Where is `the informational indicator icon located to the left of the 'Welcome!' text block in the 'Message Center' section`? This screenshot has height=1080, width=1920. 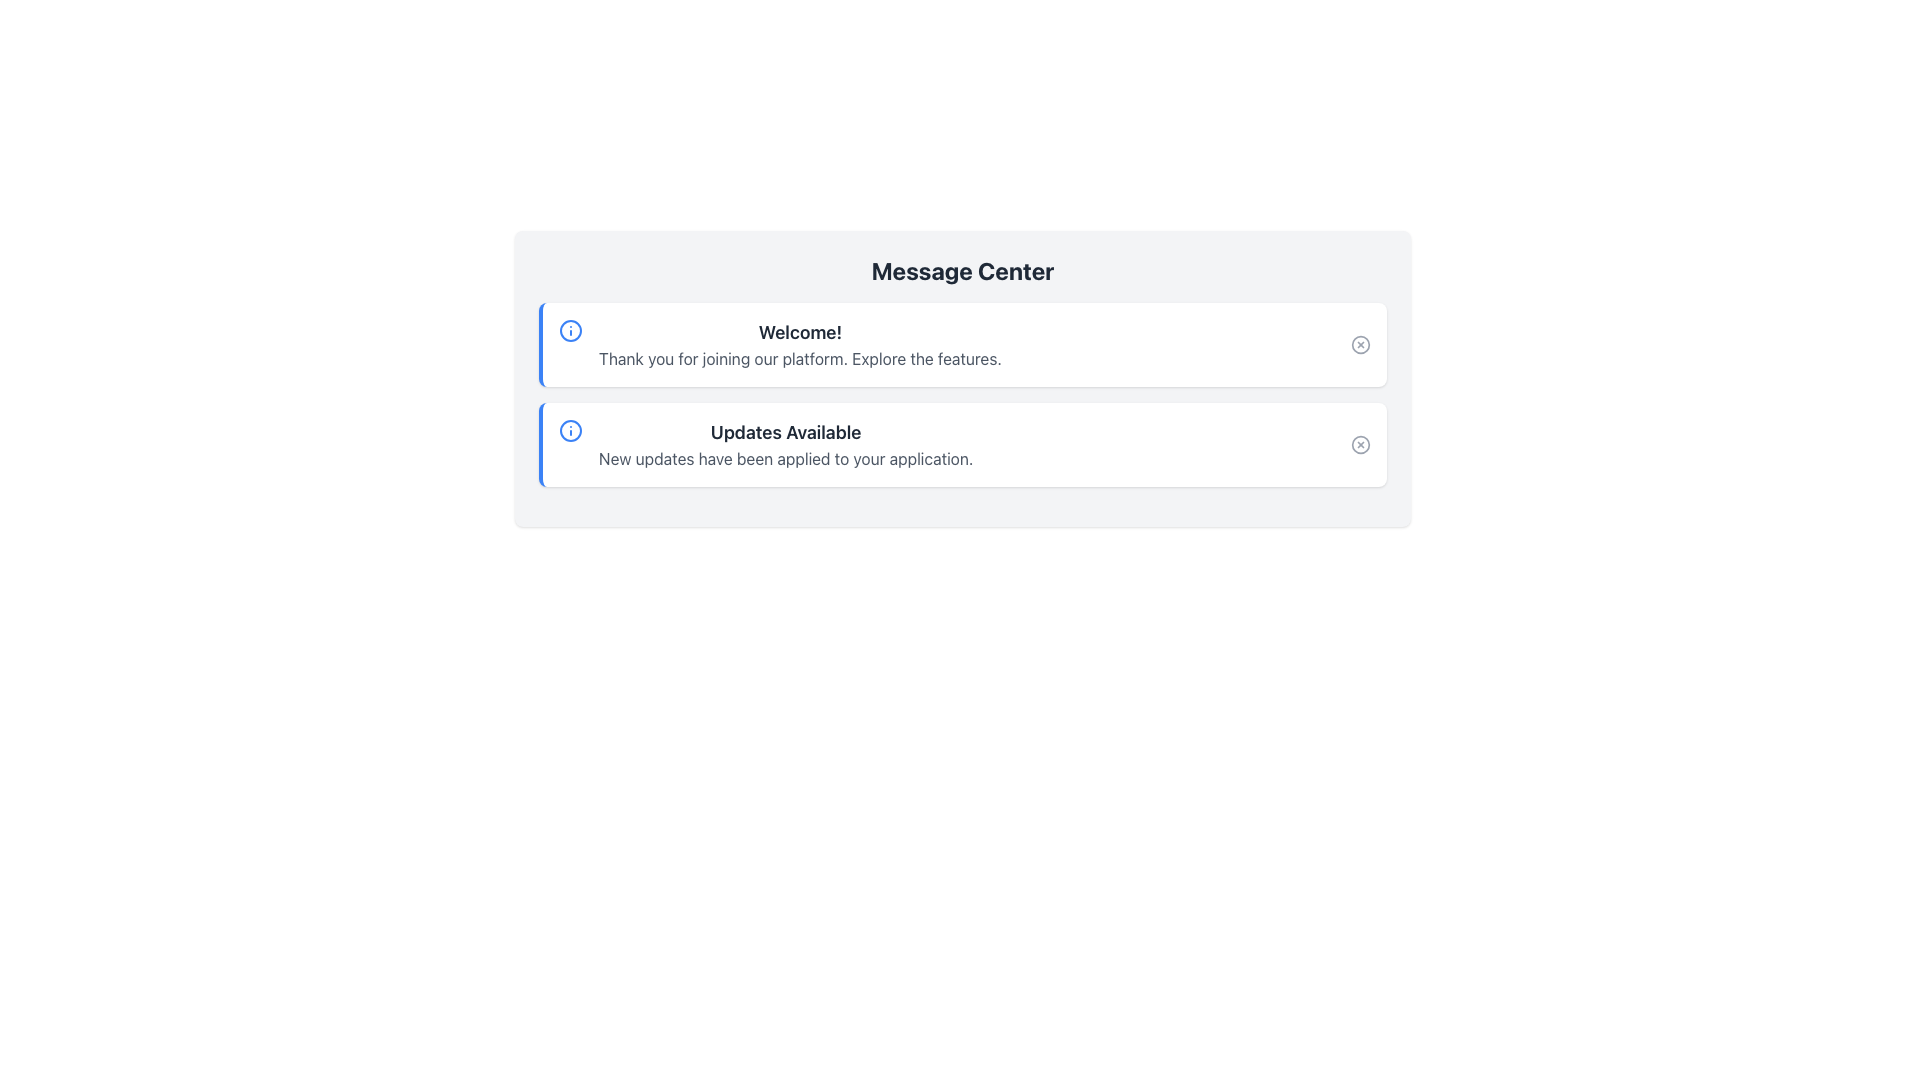 the informational indicator icon located to the left of the 'Welcome!' text block in the 'Message Center' section is located at coordinates (570, 330).